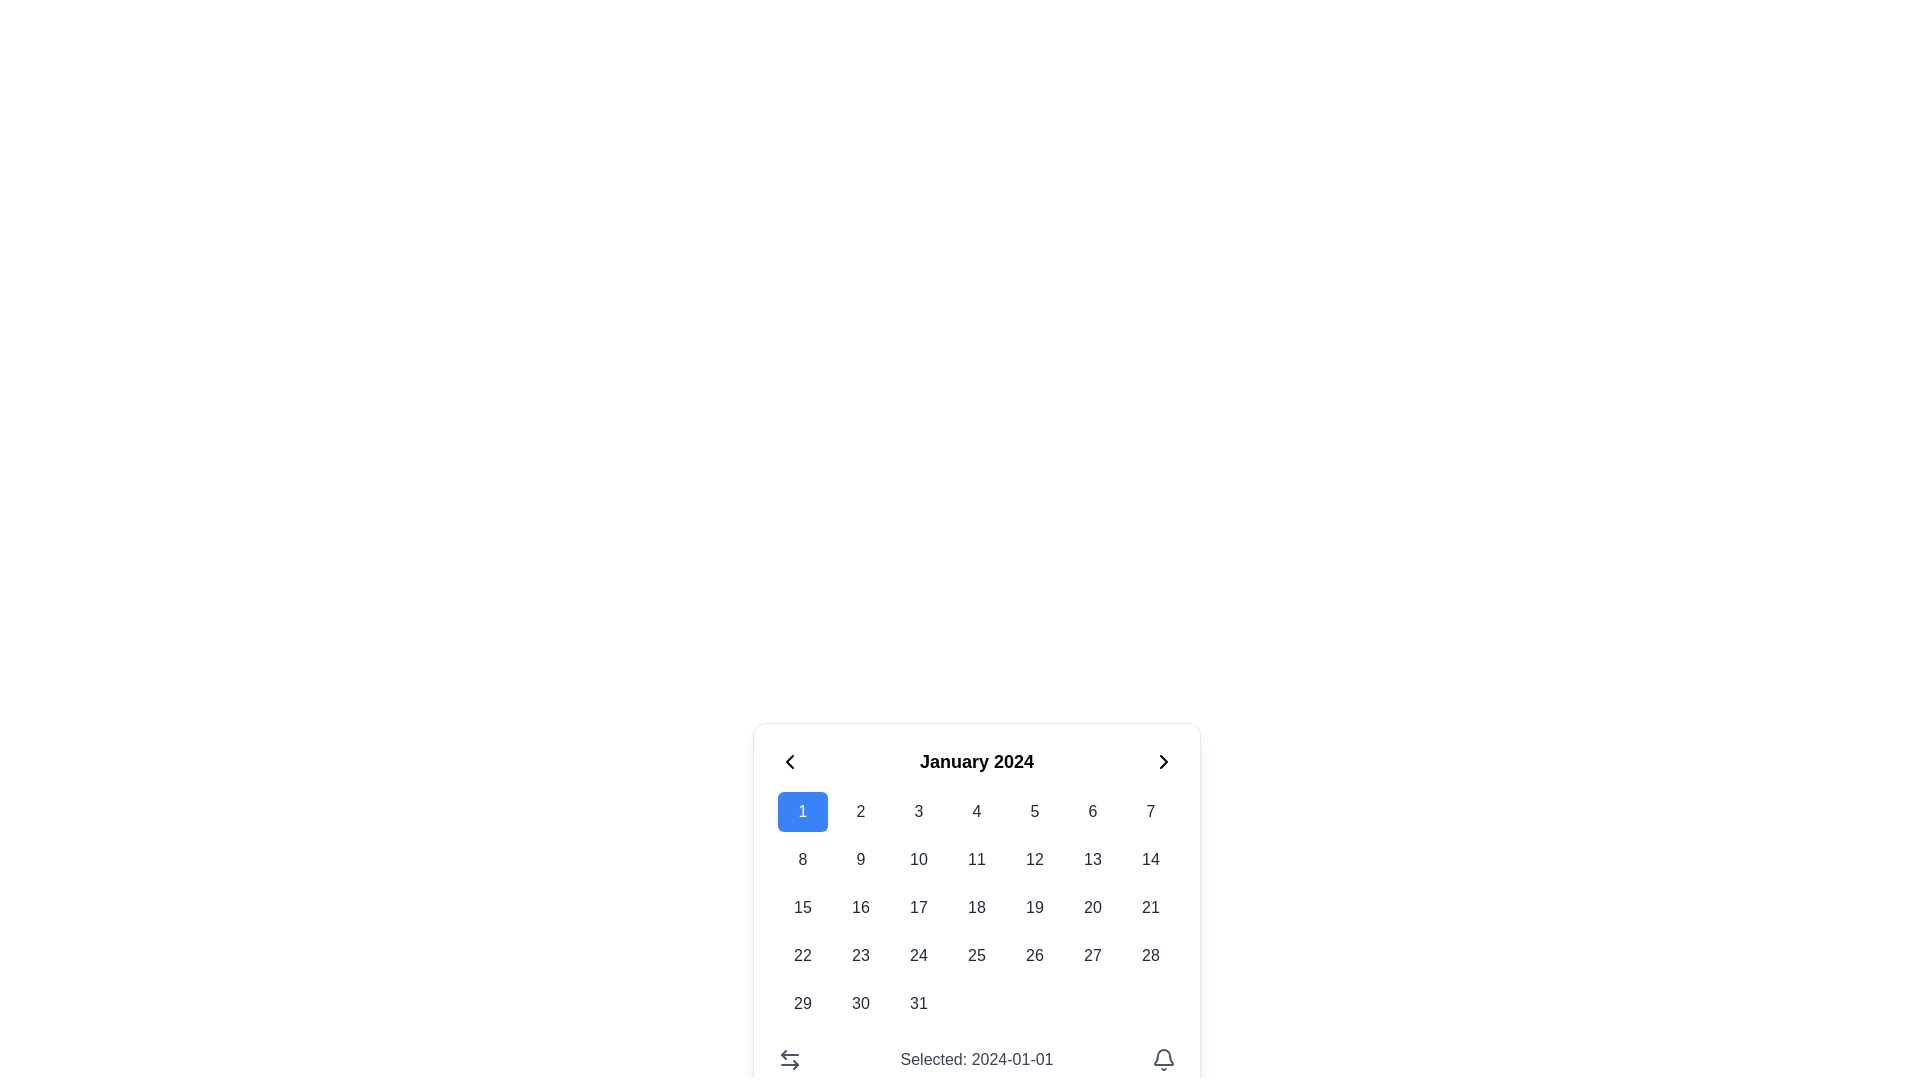 The height and width of the screenshot is (1080, 1920). I want to click on the button displaying the number 4 in the calendar interface, so click(977, 812).